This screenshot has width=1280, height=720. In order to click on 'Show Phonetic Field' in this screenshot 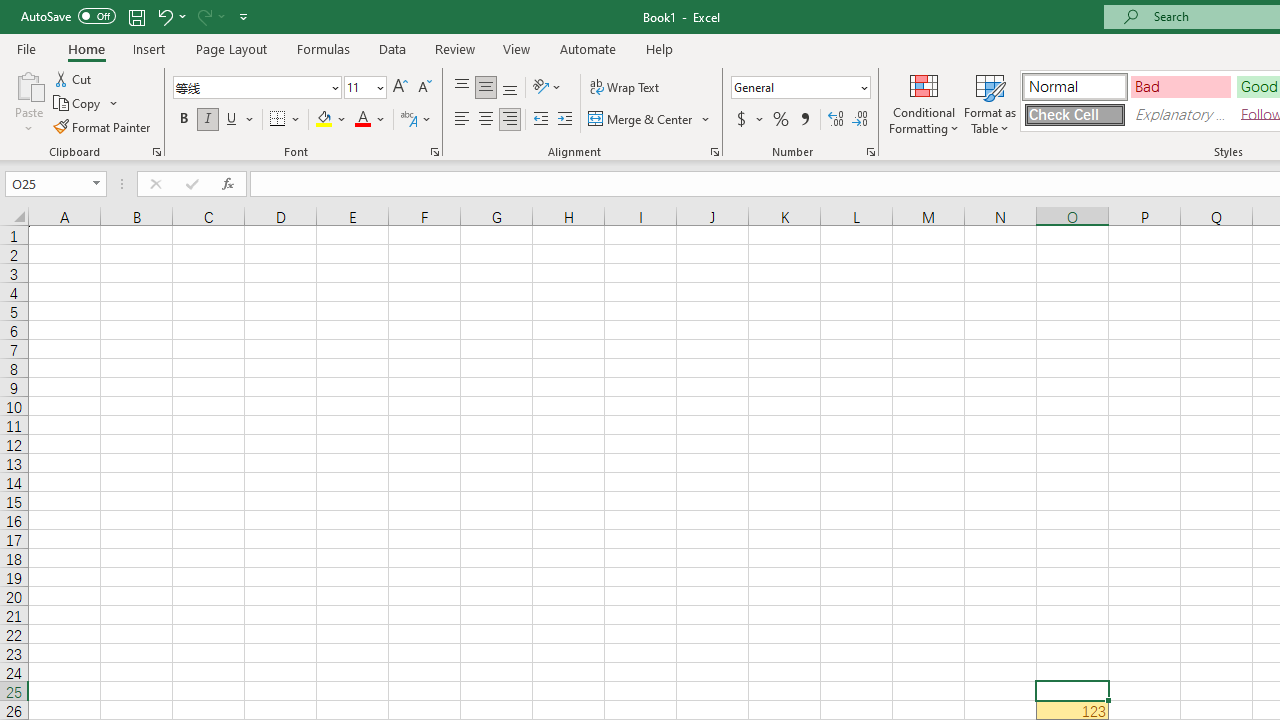, I will do `click(415, 119)`.